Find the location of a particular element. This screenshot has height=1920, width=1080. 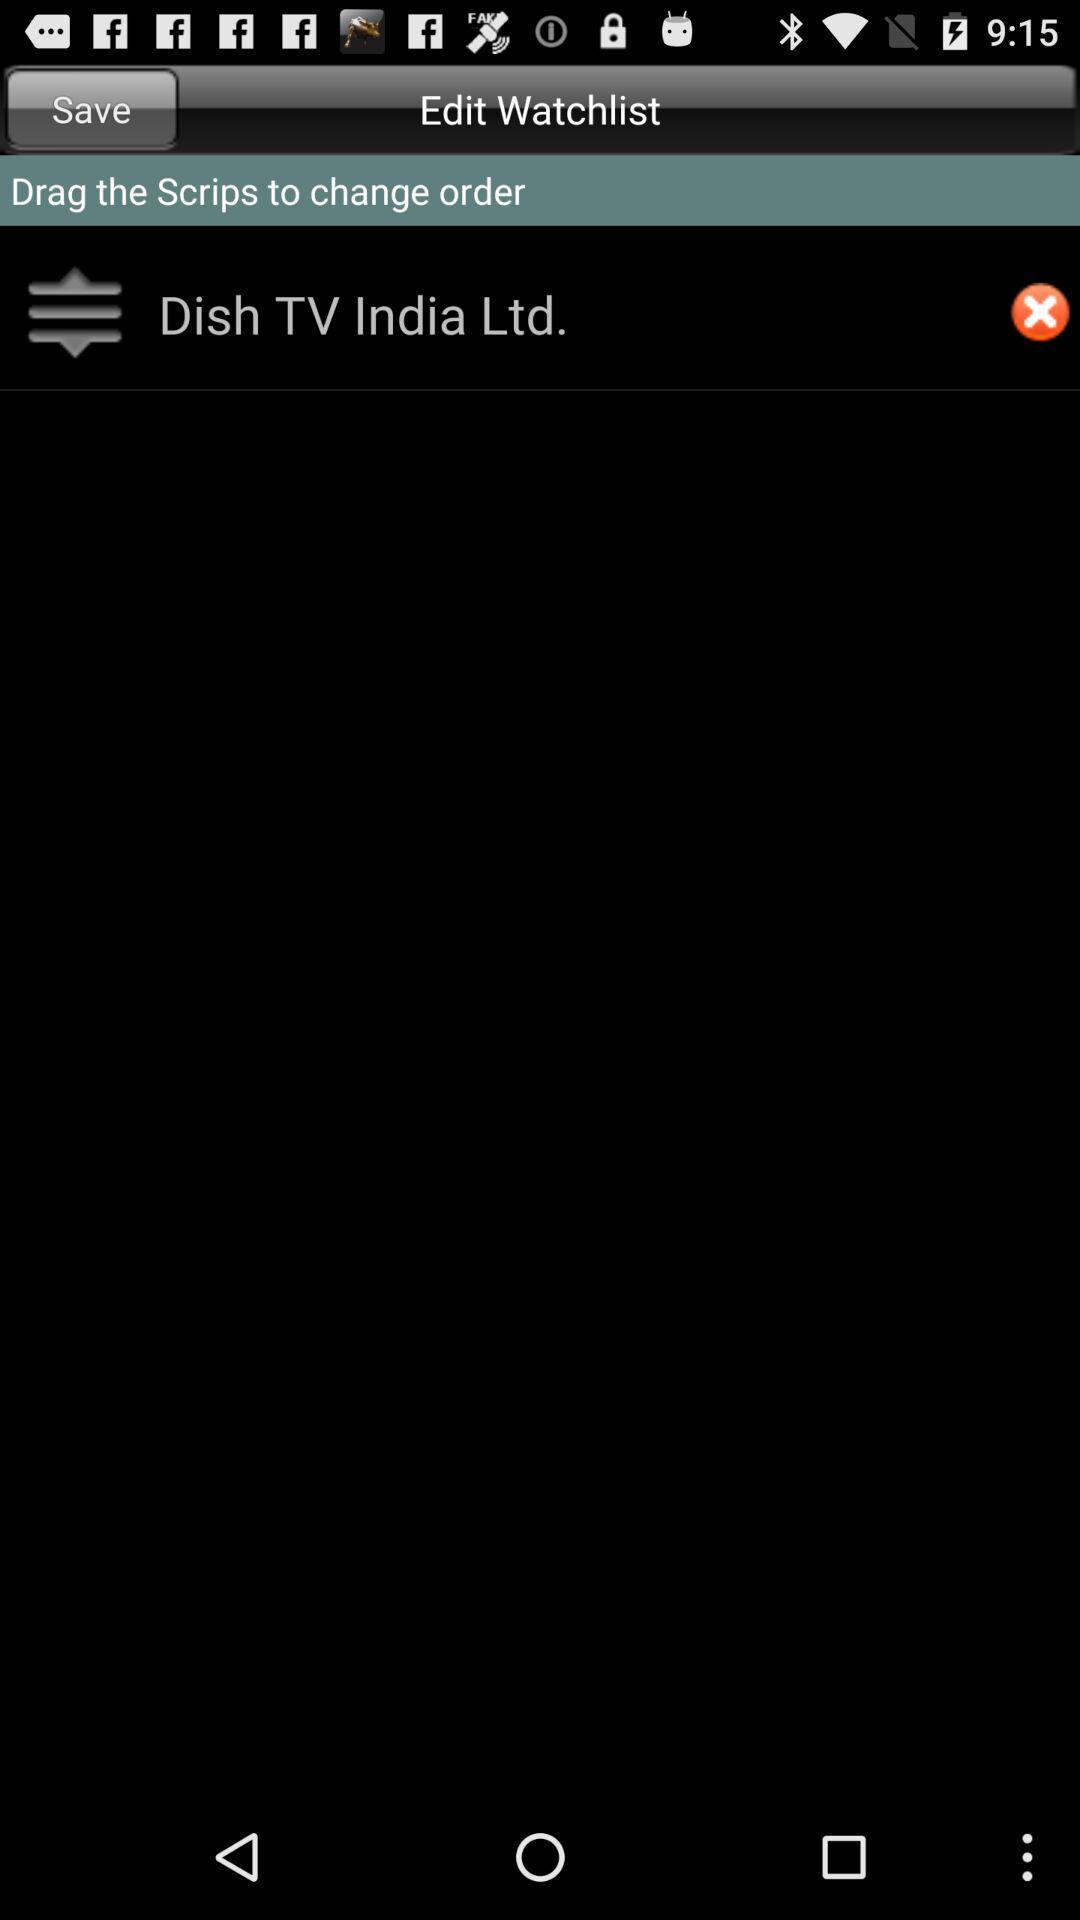

remove from watchlist is located at coordinates (1039, 313).